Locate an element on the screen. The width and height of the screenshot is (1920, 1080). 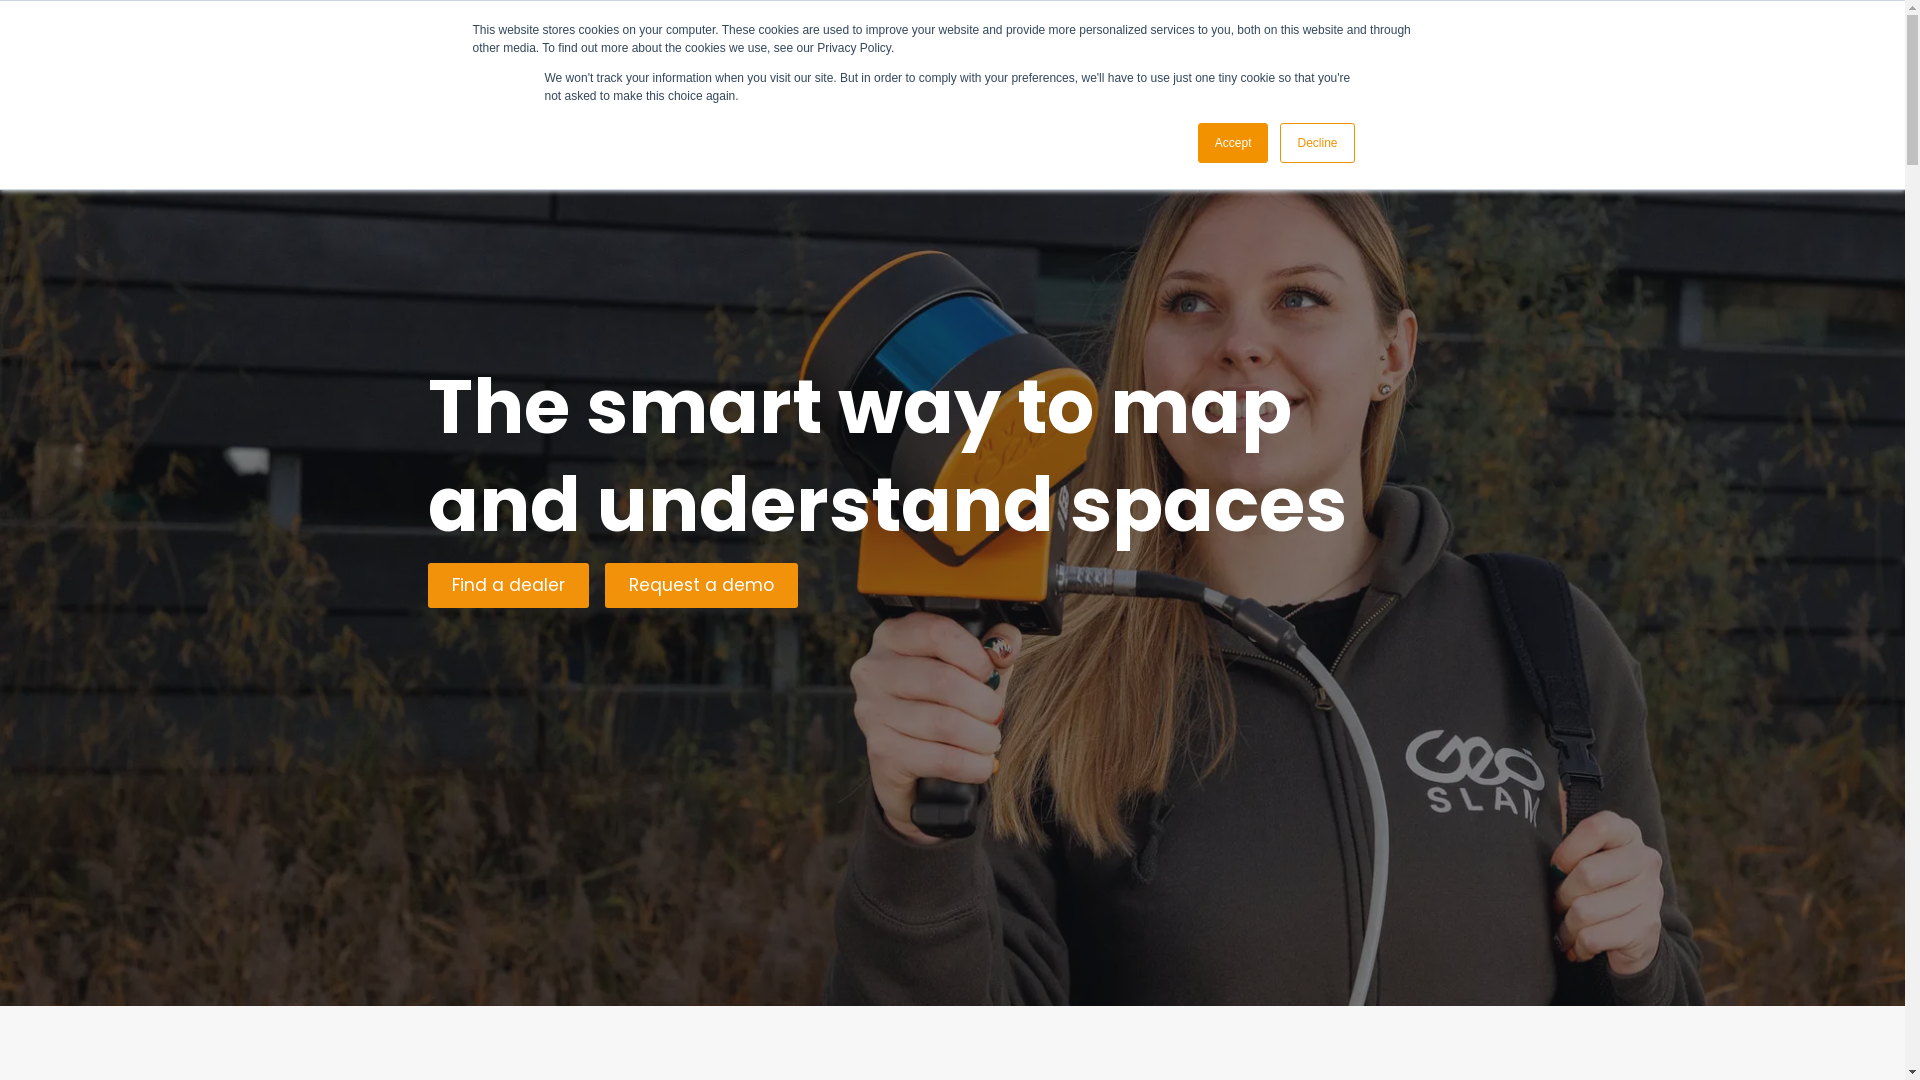
'Resources' is located at coordinates (1132, 57).